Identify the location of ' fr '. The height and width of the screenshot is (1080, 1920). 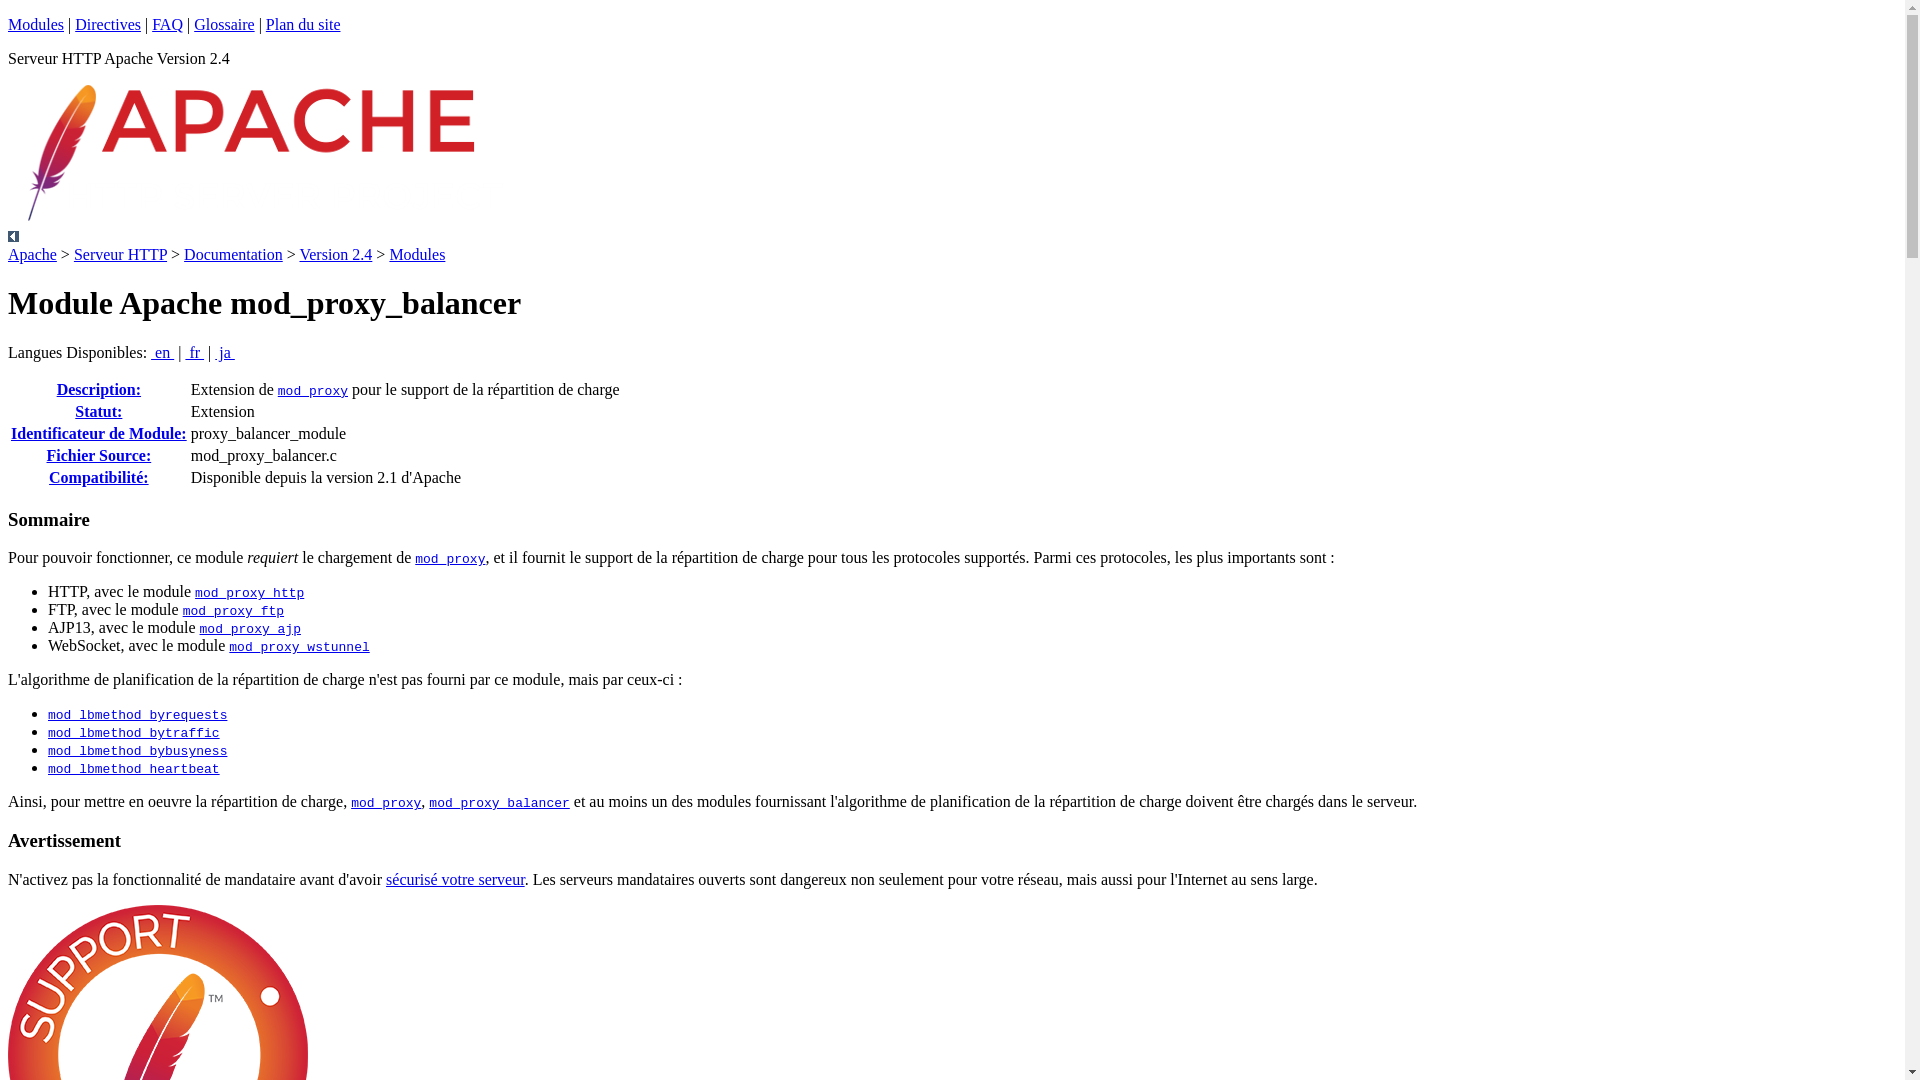
(185, 351).